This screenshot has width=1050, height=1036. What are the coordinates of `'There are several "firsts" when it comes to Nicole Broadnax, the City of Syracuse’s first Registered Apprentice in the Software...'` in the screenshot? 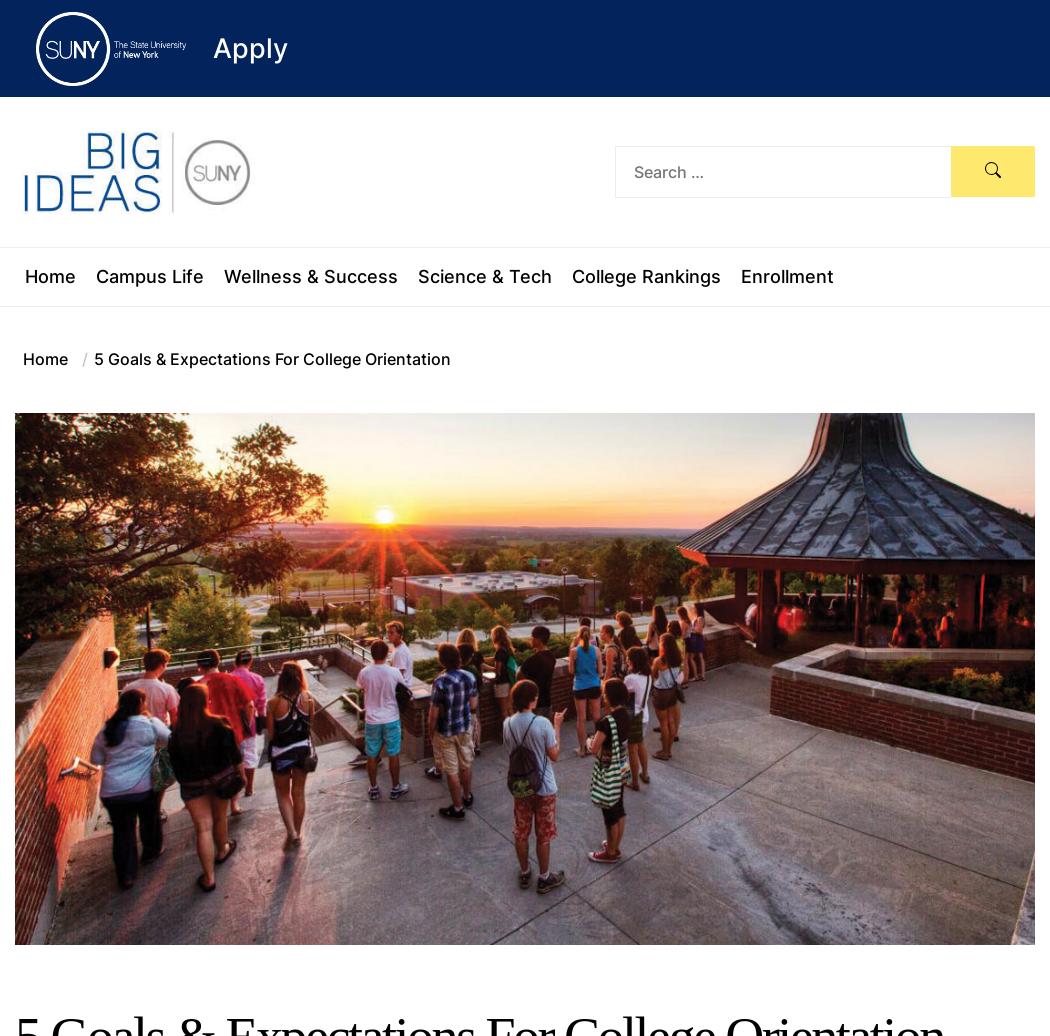 It's located at (452, 689).